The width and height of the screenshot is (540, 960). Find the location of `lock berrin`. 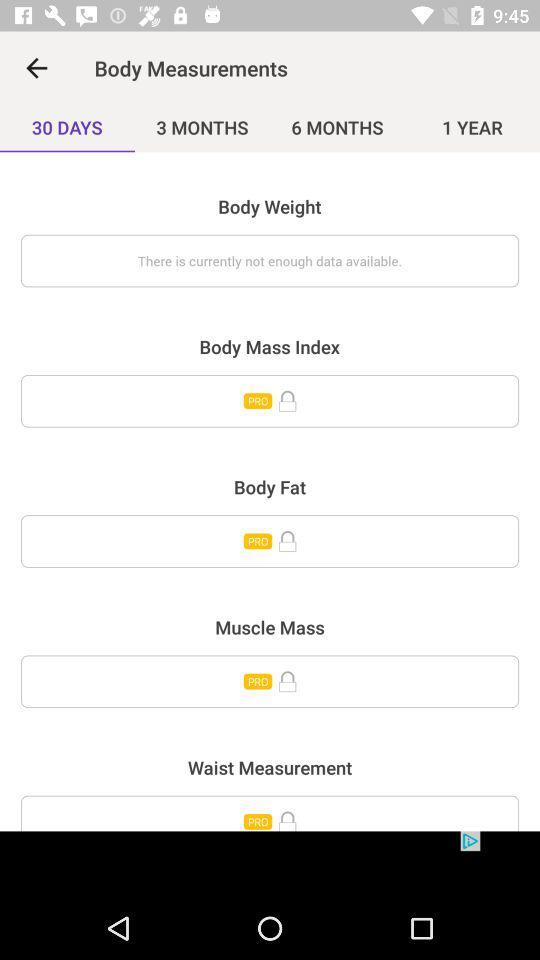

lock berrin is located at coordinates (270, 813).